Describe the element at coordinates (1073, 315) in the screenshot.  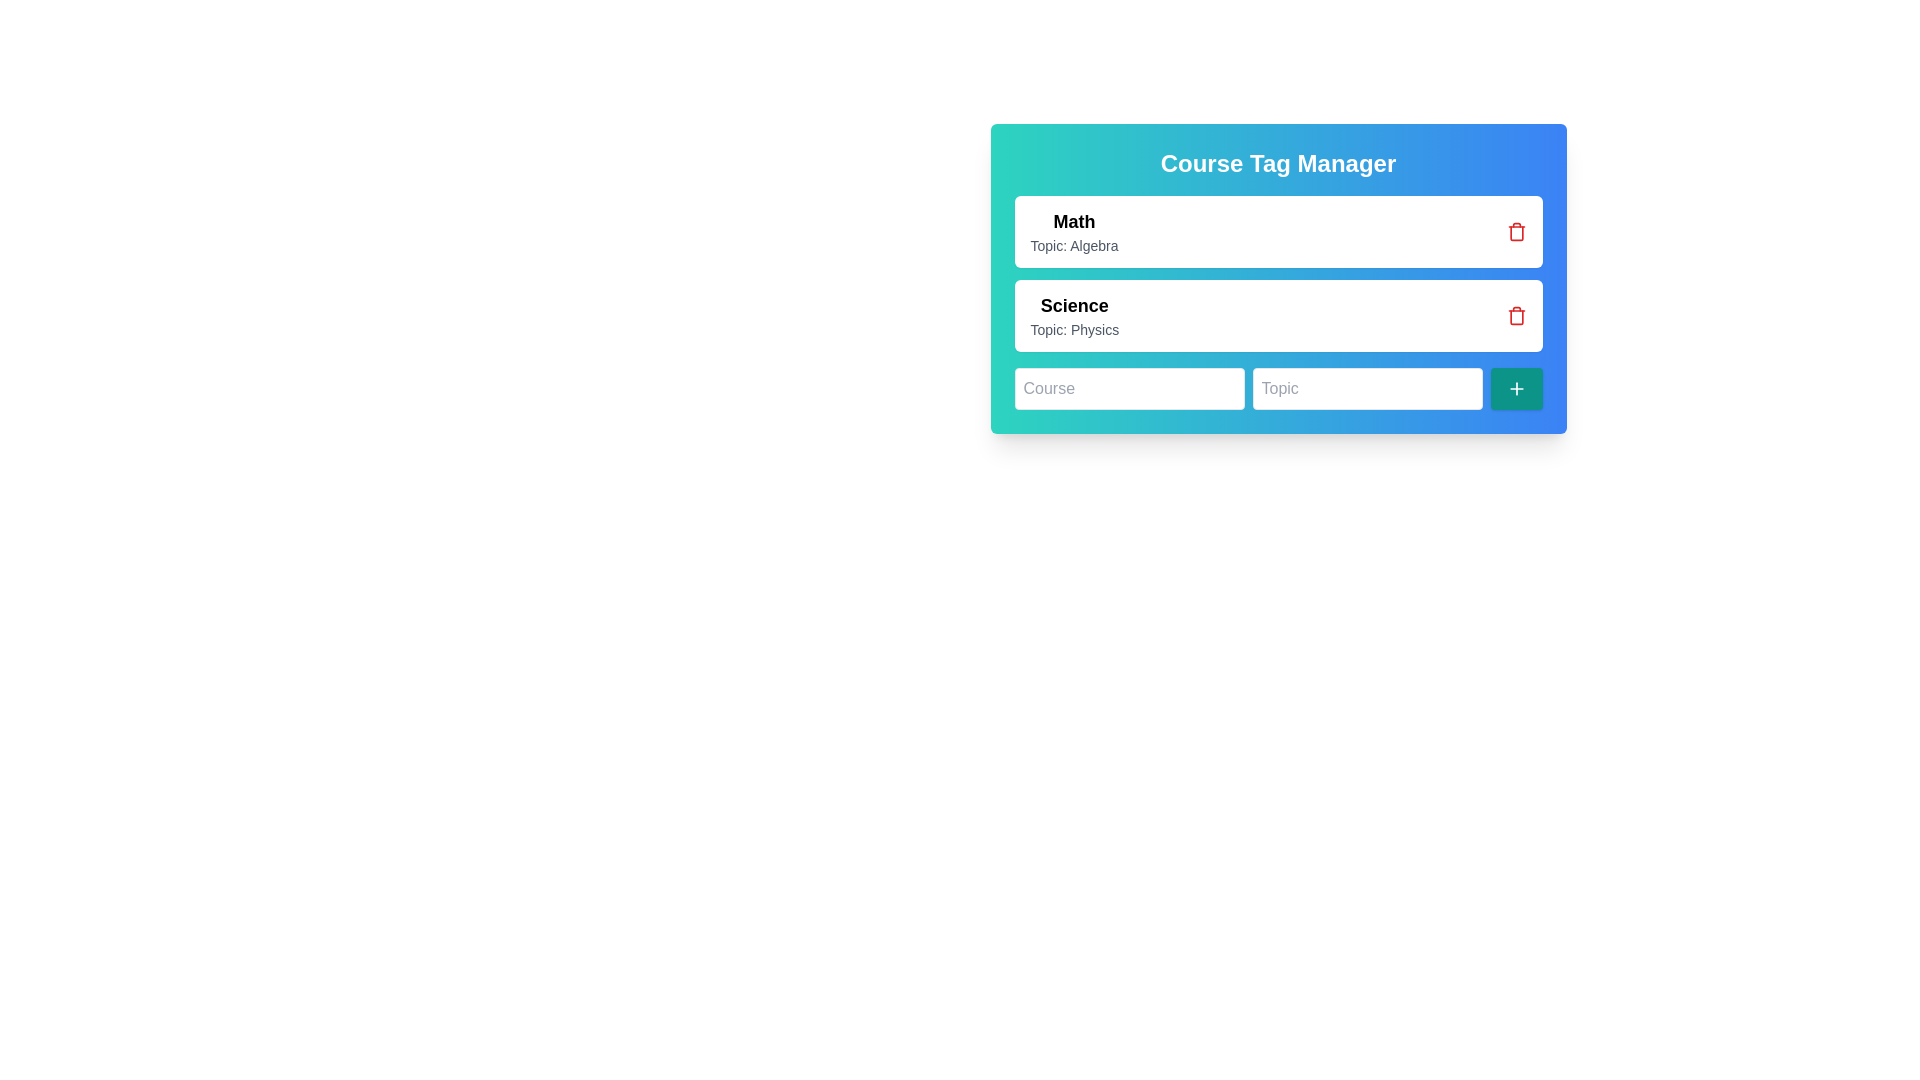
I see `the Text block displaying 'Science' with the secondary text 'Topic: Physics', located in the second row of the list underneath 'Math Topic: Algebra'` at that location.